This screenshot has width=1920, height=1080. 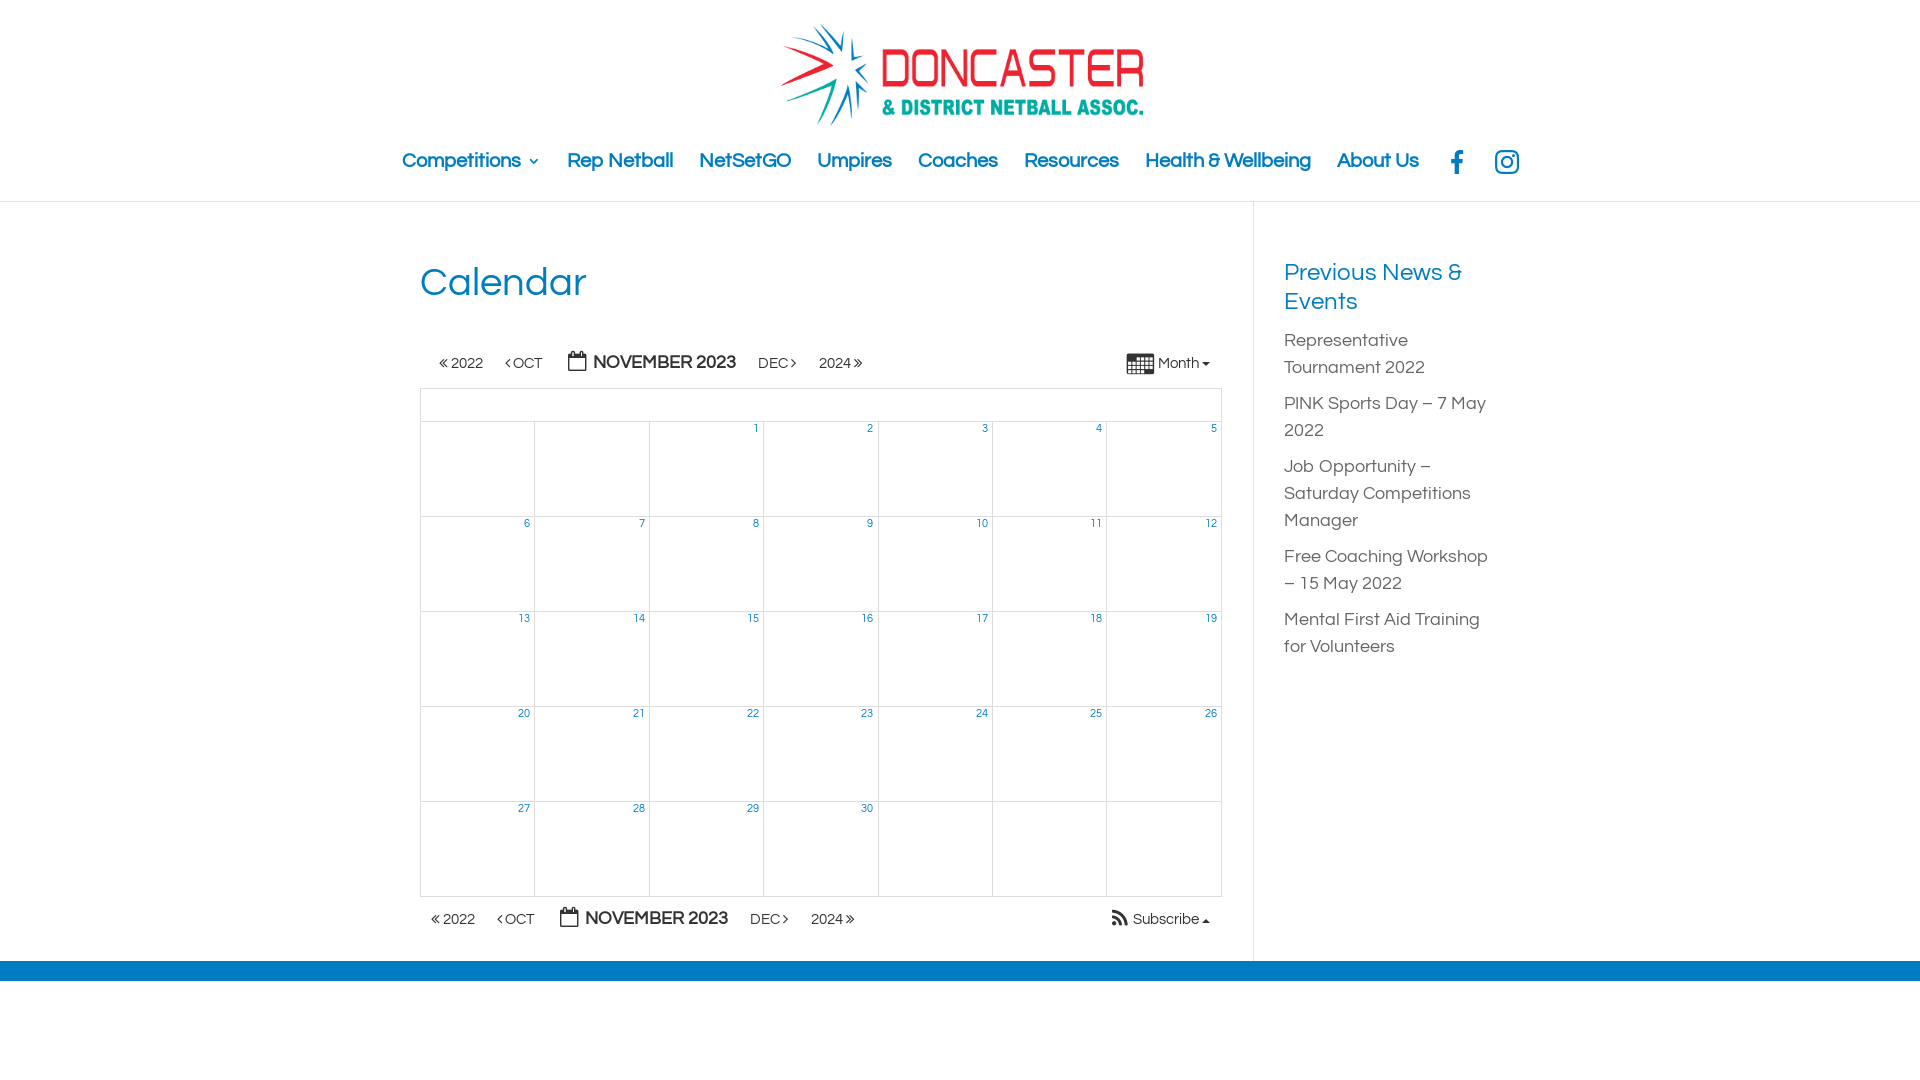 I want to click on '7', so click(x=642, y=522).